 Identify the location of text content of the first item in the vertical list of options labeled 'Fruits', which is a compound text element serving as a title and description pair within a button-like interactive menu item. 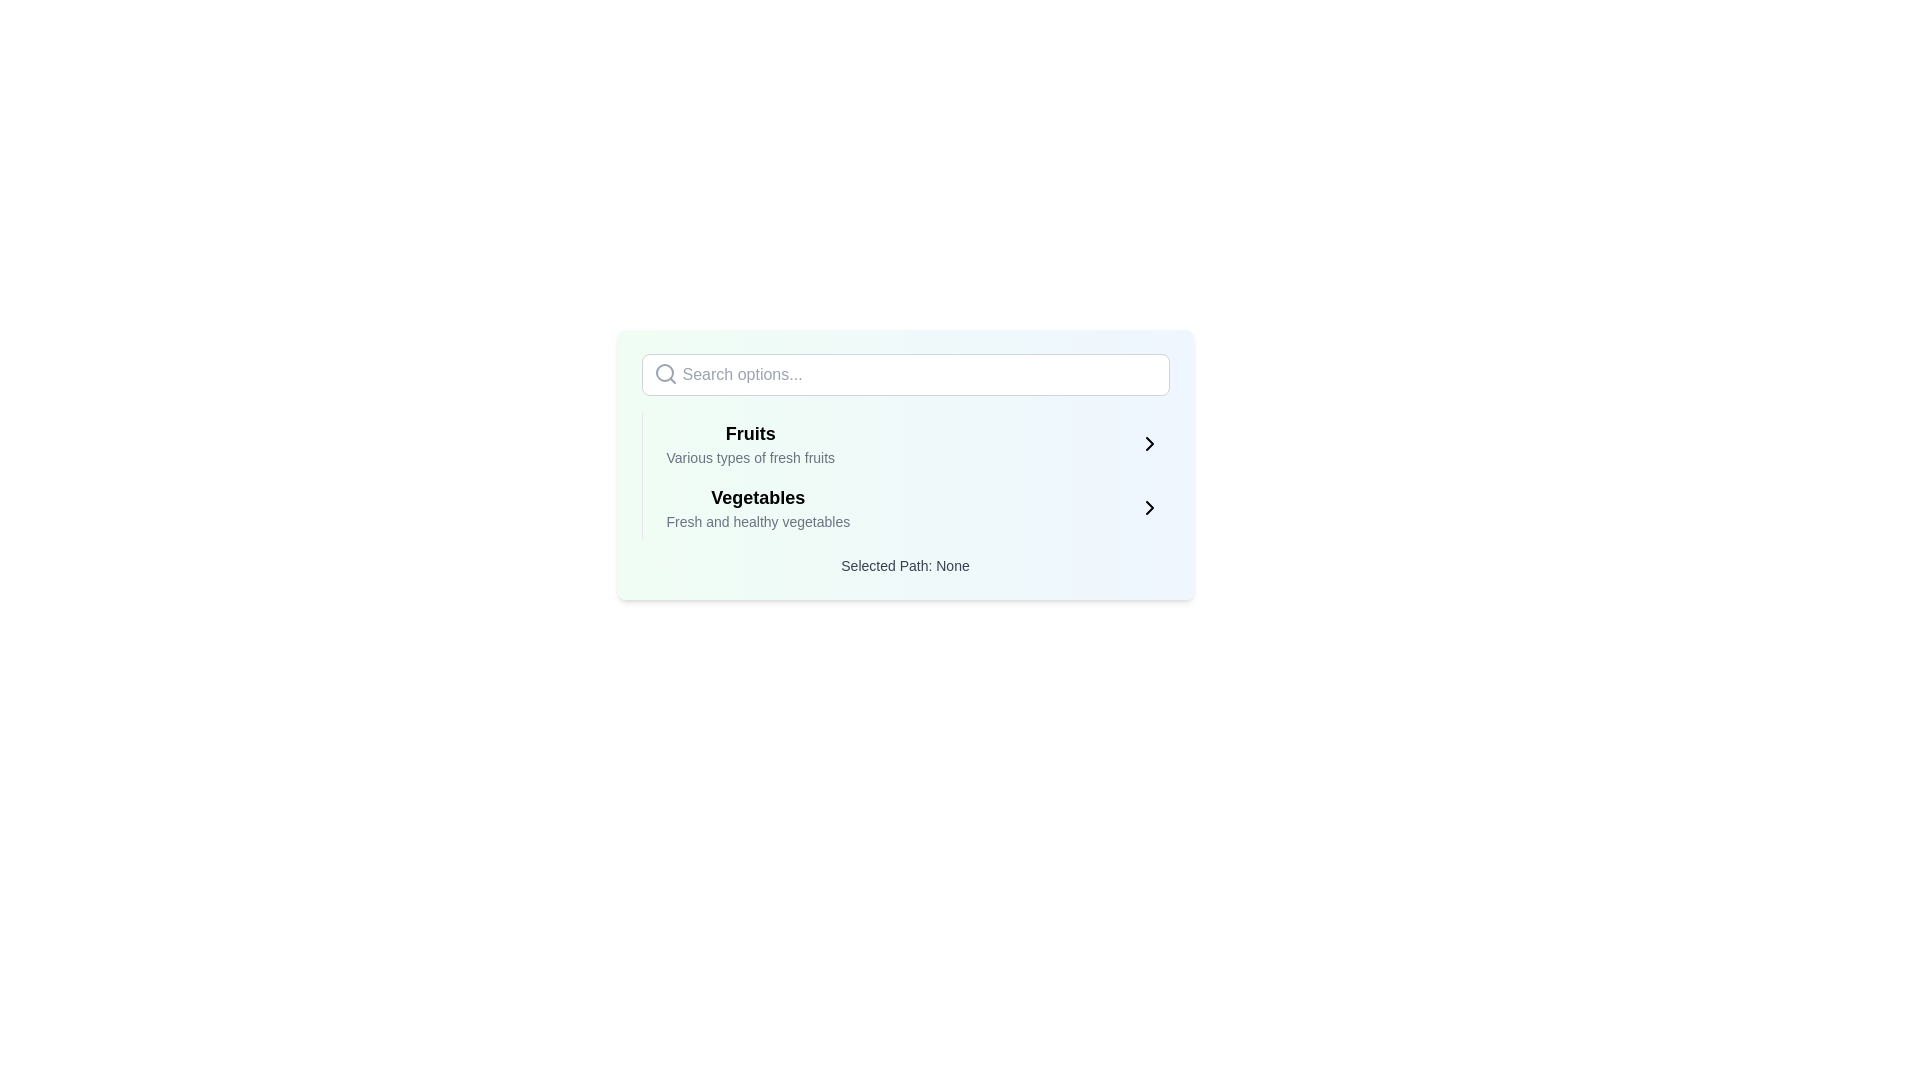
(749, 442).